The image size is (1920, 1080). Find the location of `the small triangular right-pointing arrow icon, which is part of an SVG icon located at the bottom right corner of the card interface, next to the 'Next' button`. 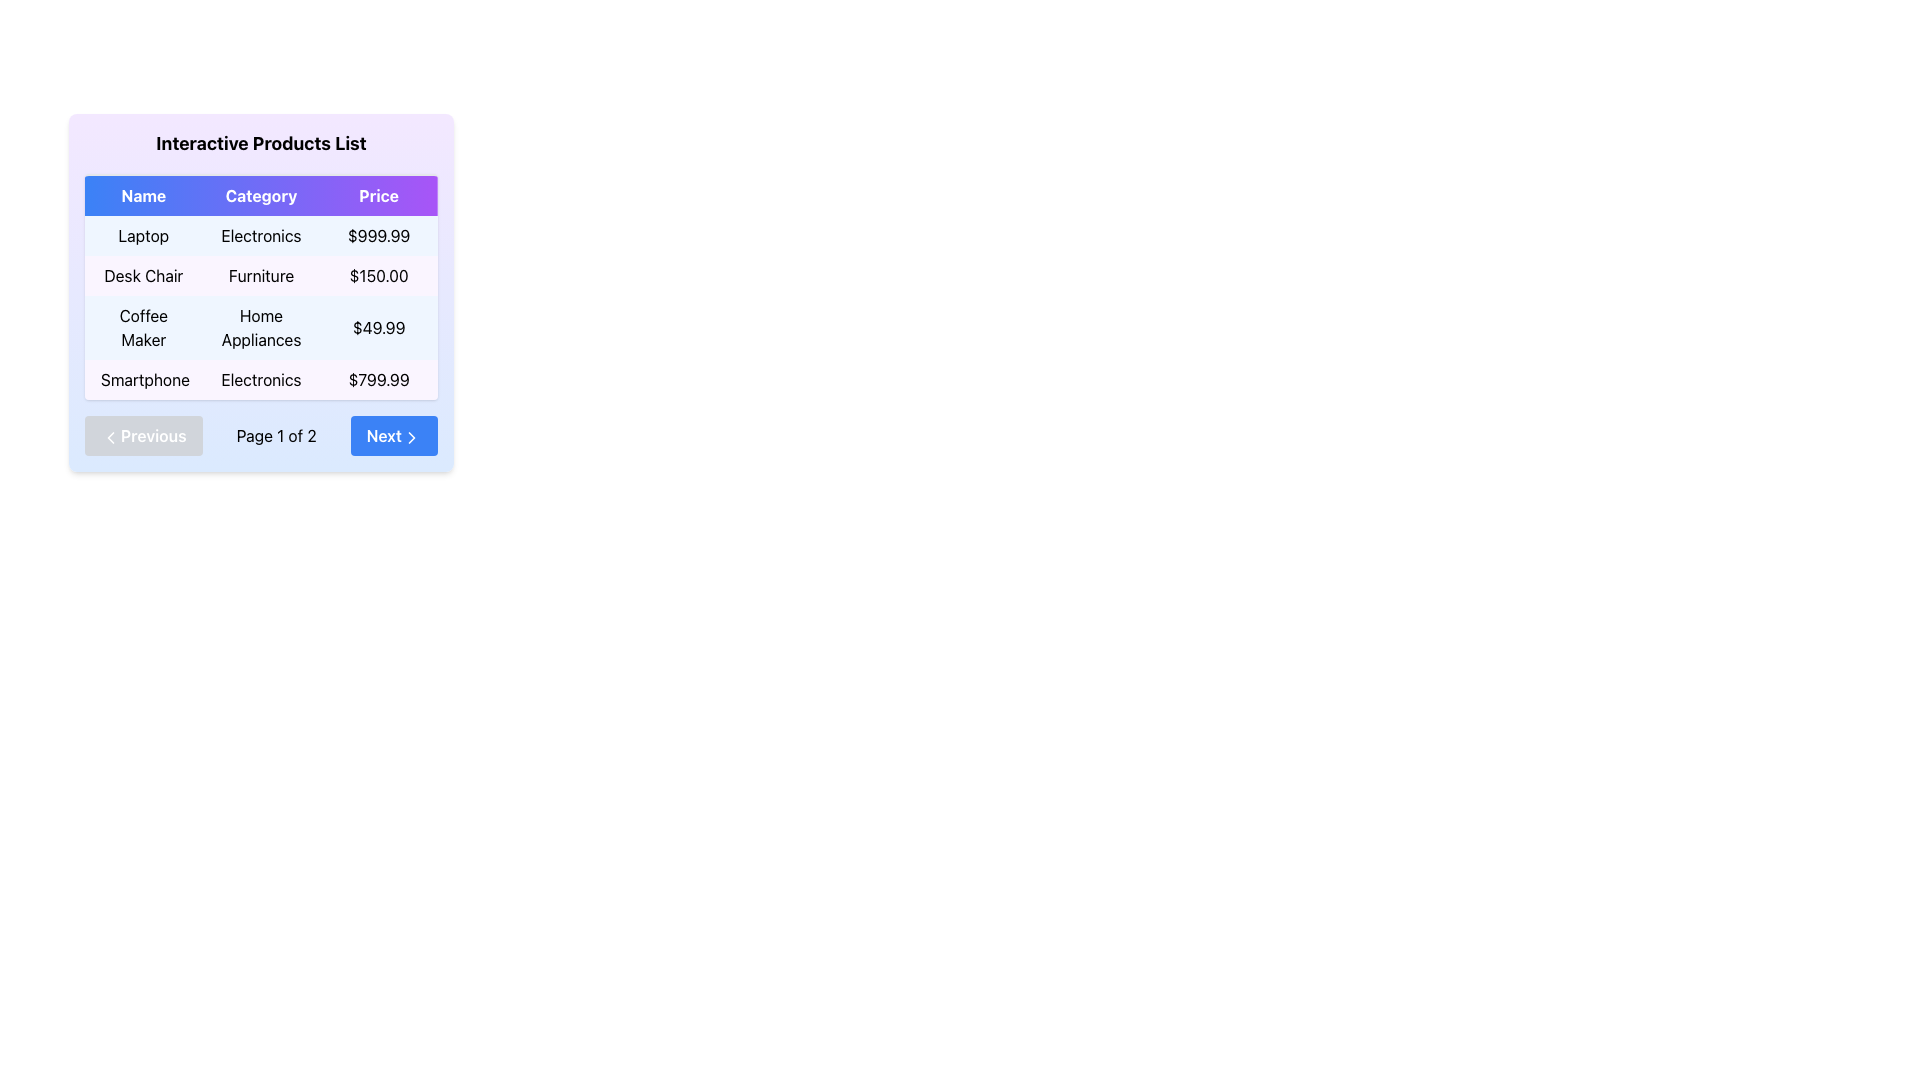

the small triangular right-pointing arrow icon, which is part of an SVG icon located at the bottom right corner of the card interface, next to the 'Next' button is located at coordinates (411, 436).